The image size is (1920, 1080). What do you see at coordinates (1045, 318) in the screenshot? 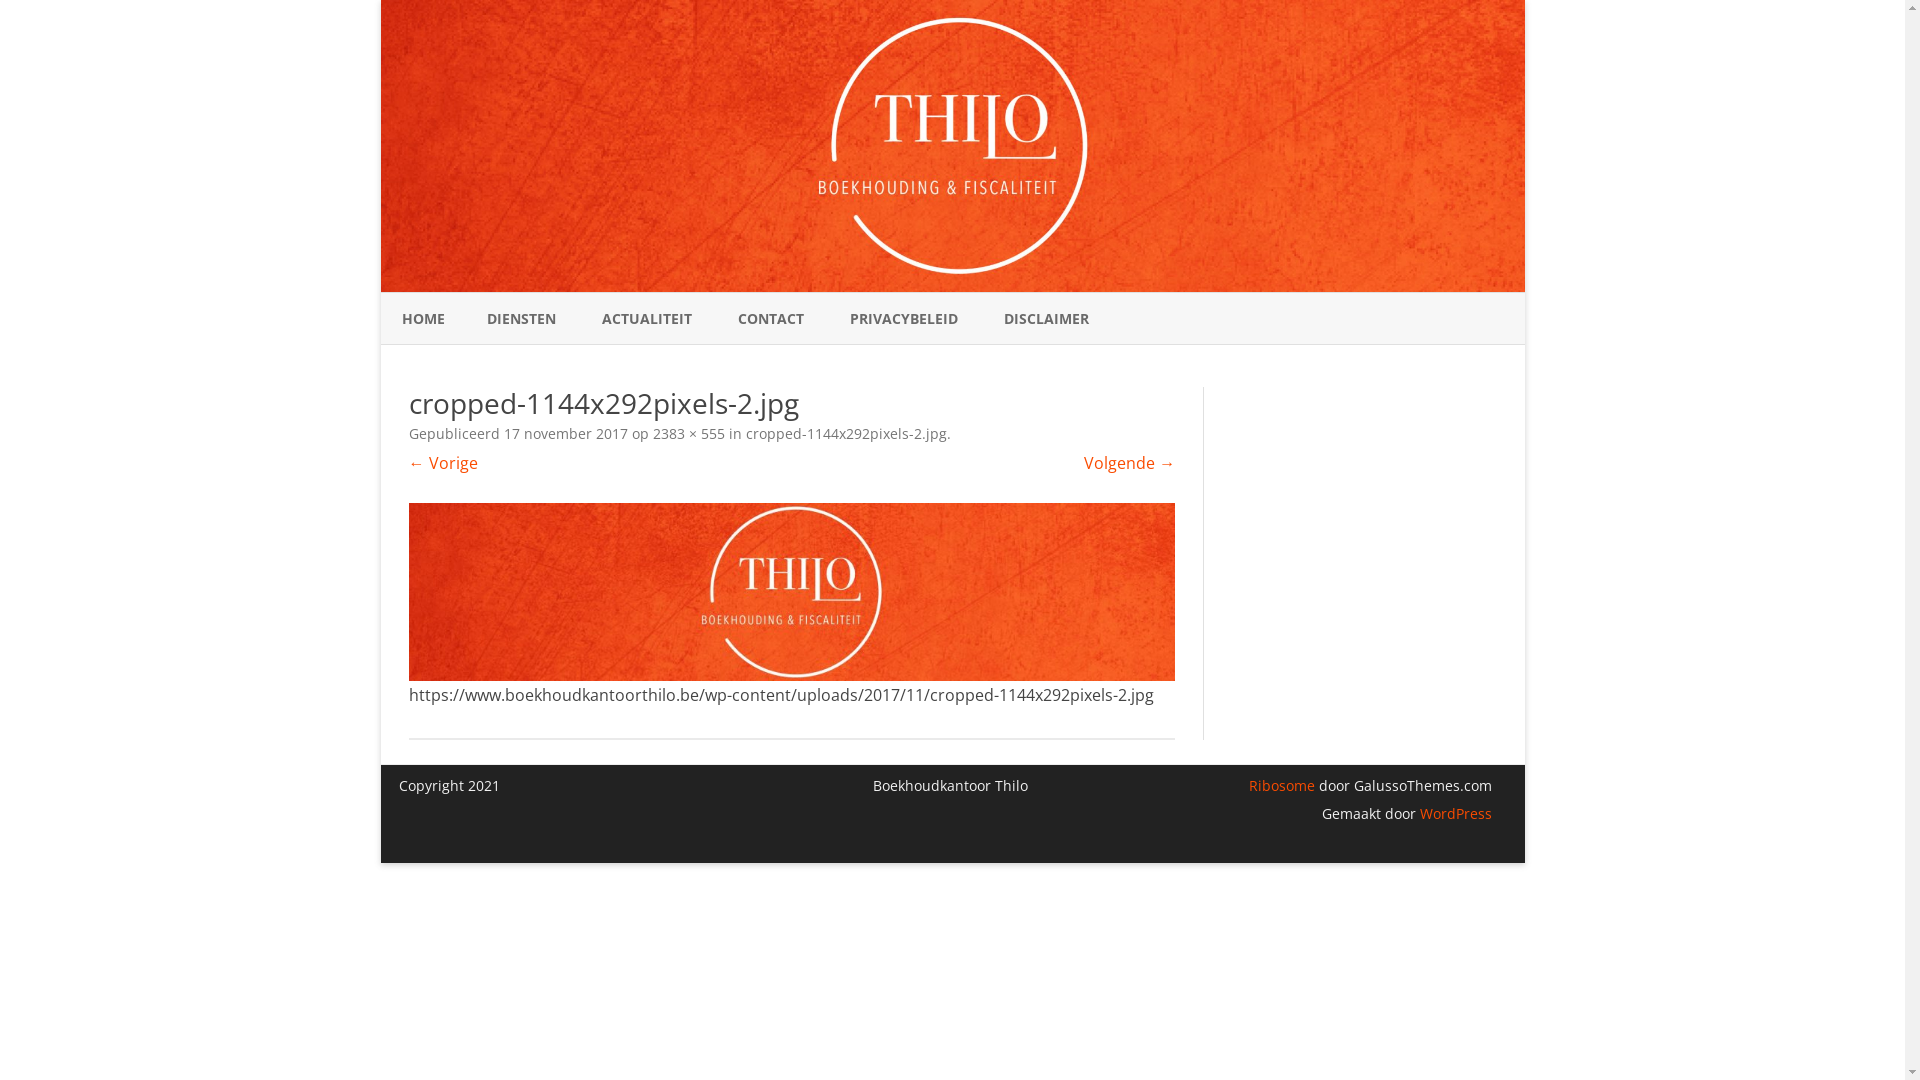
I see `'DISCLAIMER'` at bounding box center [1045, 318].